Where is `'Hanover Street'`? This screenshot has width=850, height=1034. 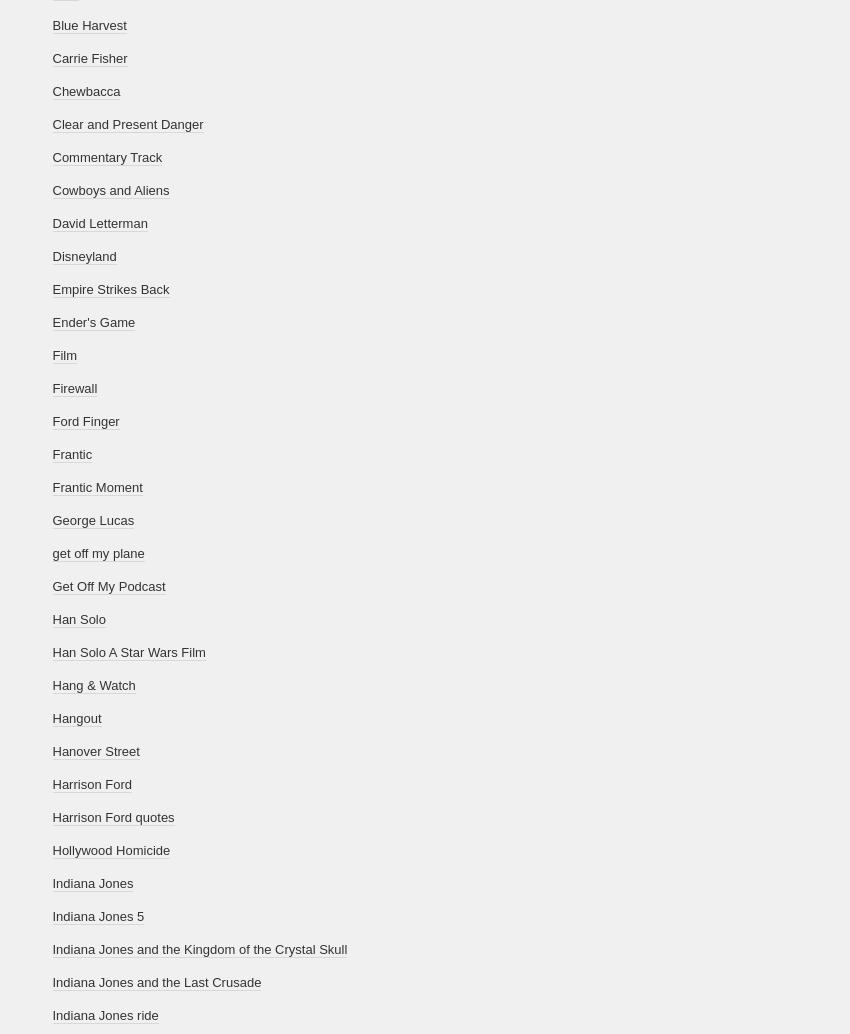 'Hanover Street' is located at coordinates (52, 751).